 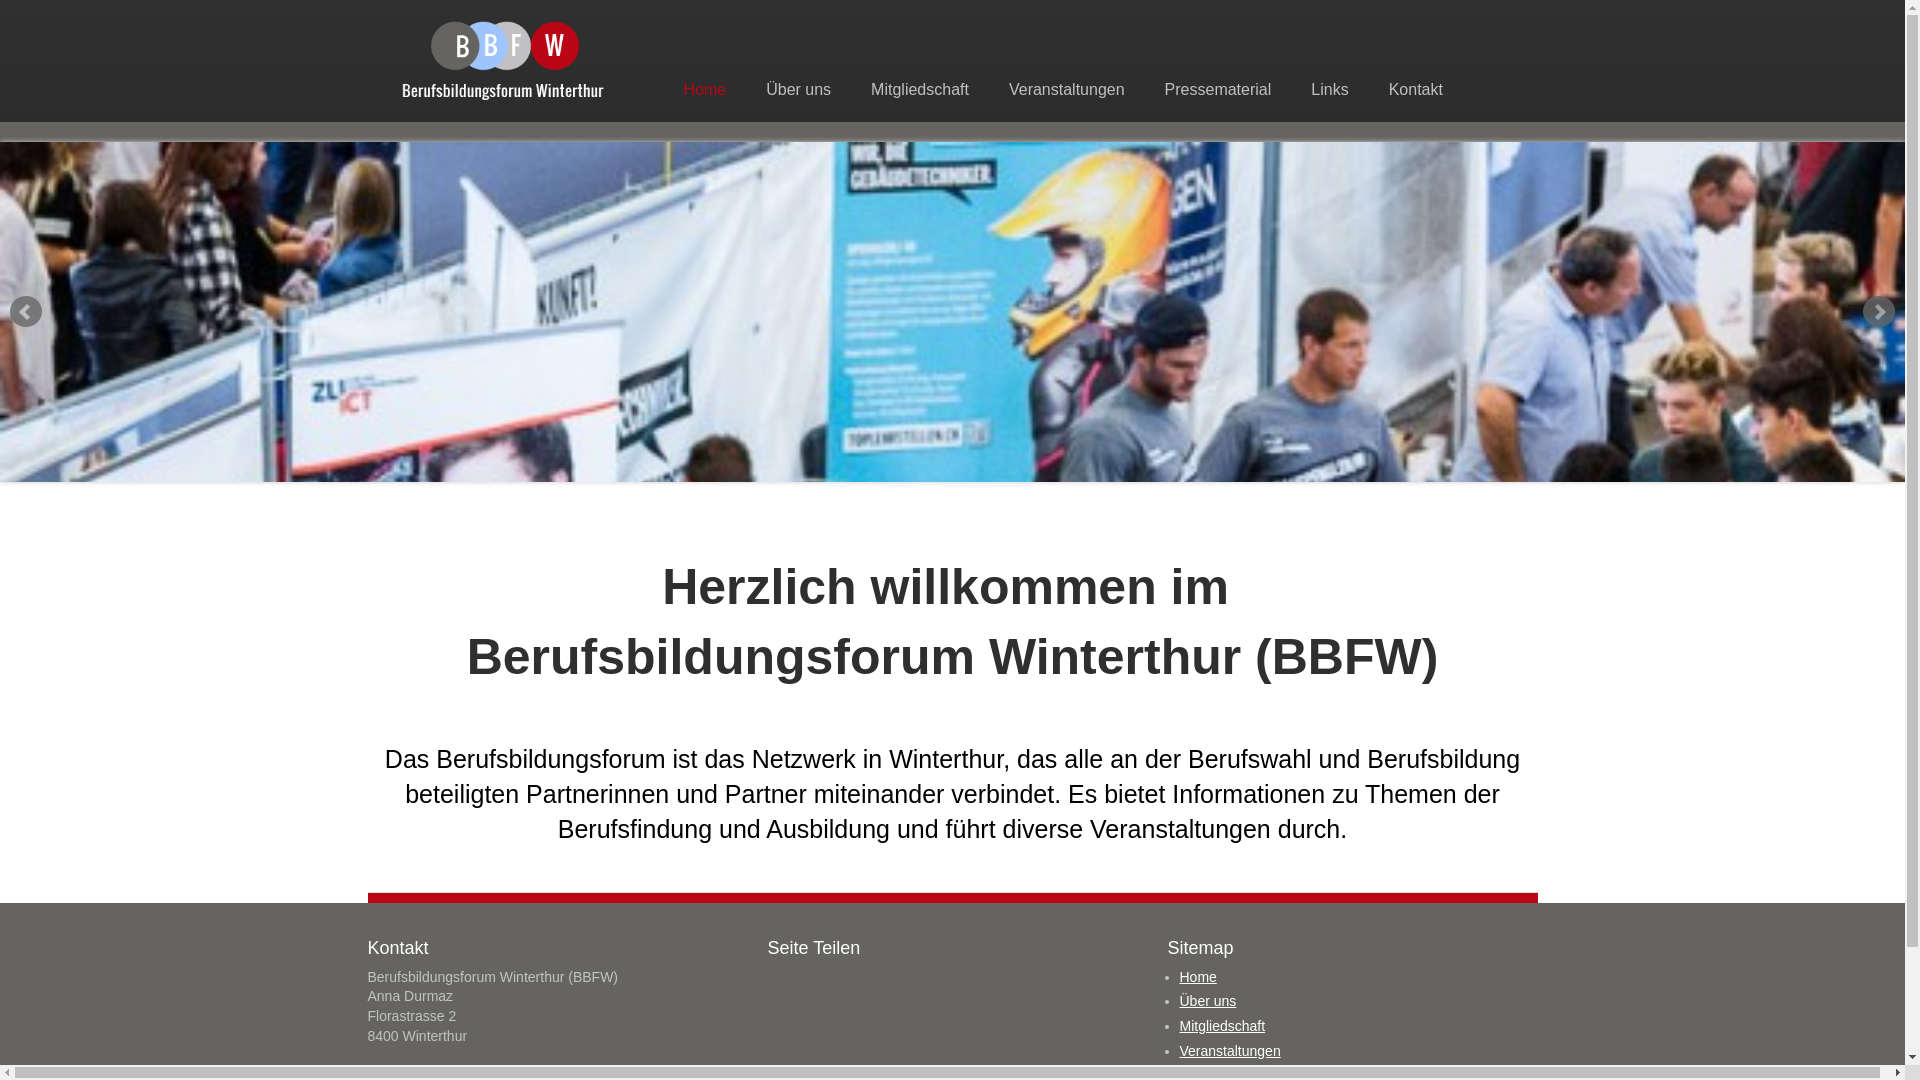 What do you see at coordinates (1180, 975) in the screenshot?
I see `'Home'` at bounding box center [1180, 975].